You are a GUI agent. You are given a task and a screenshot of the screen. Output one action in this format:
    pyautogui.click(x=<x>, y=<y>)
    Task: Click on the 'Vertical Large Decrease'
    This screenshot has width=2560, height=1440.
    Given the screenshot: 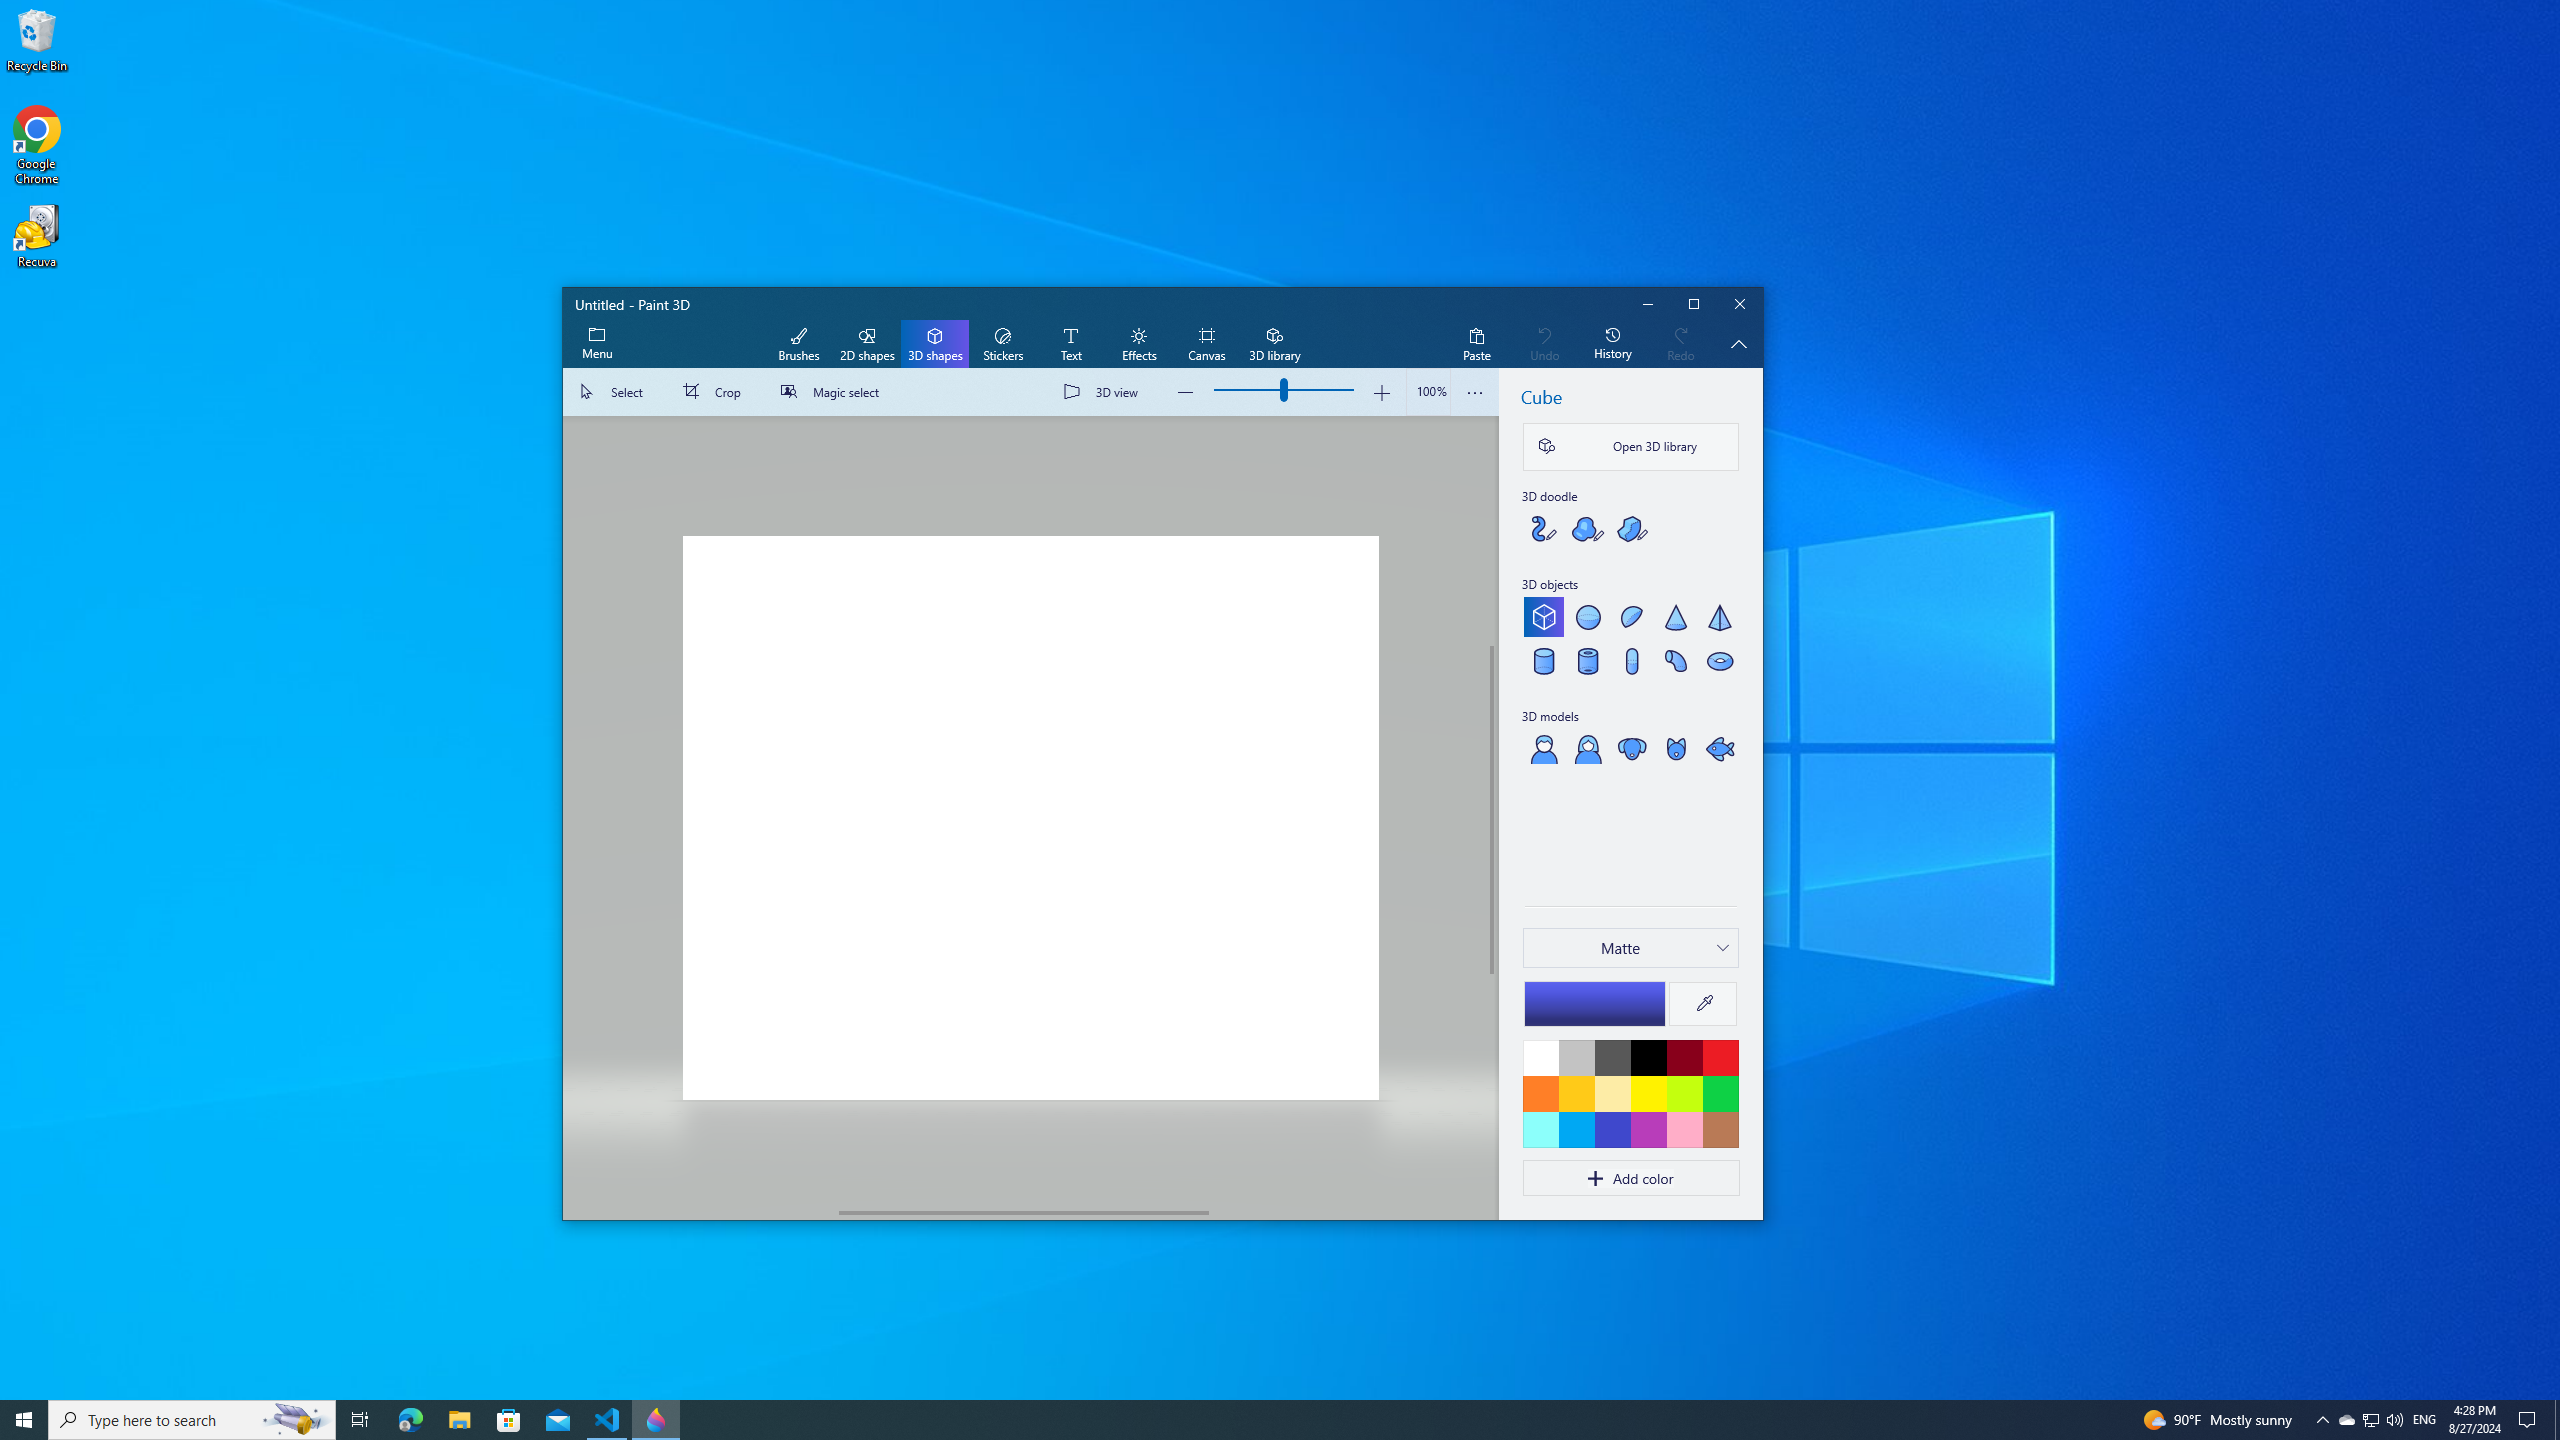 What is the action you would take?
    pyautogui.click(x=1491, y=531)
    